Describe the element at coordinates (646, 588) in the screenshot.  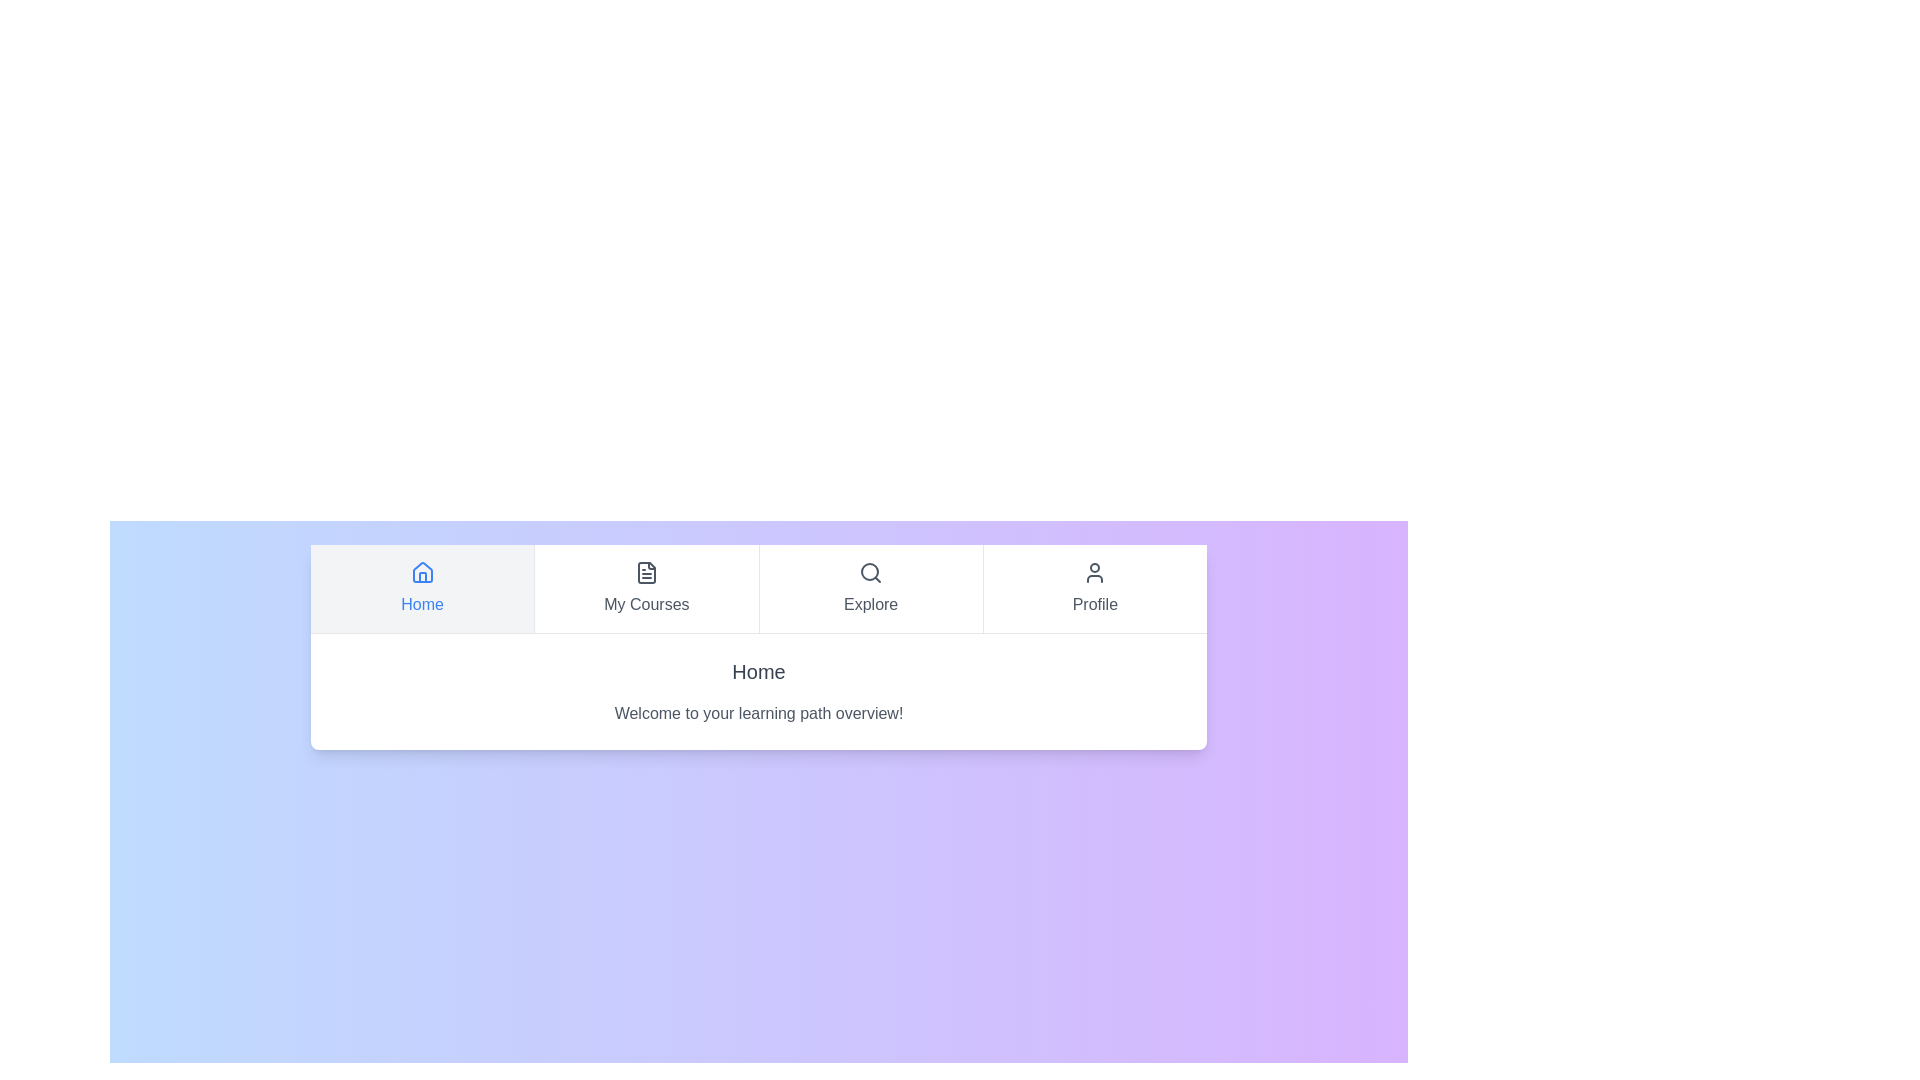
I see `the tab labeled My Courses to navigate to its content` at that location.